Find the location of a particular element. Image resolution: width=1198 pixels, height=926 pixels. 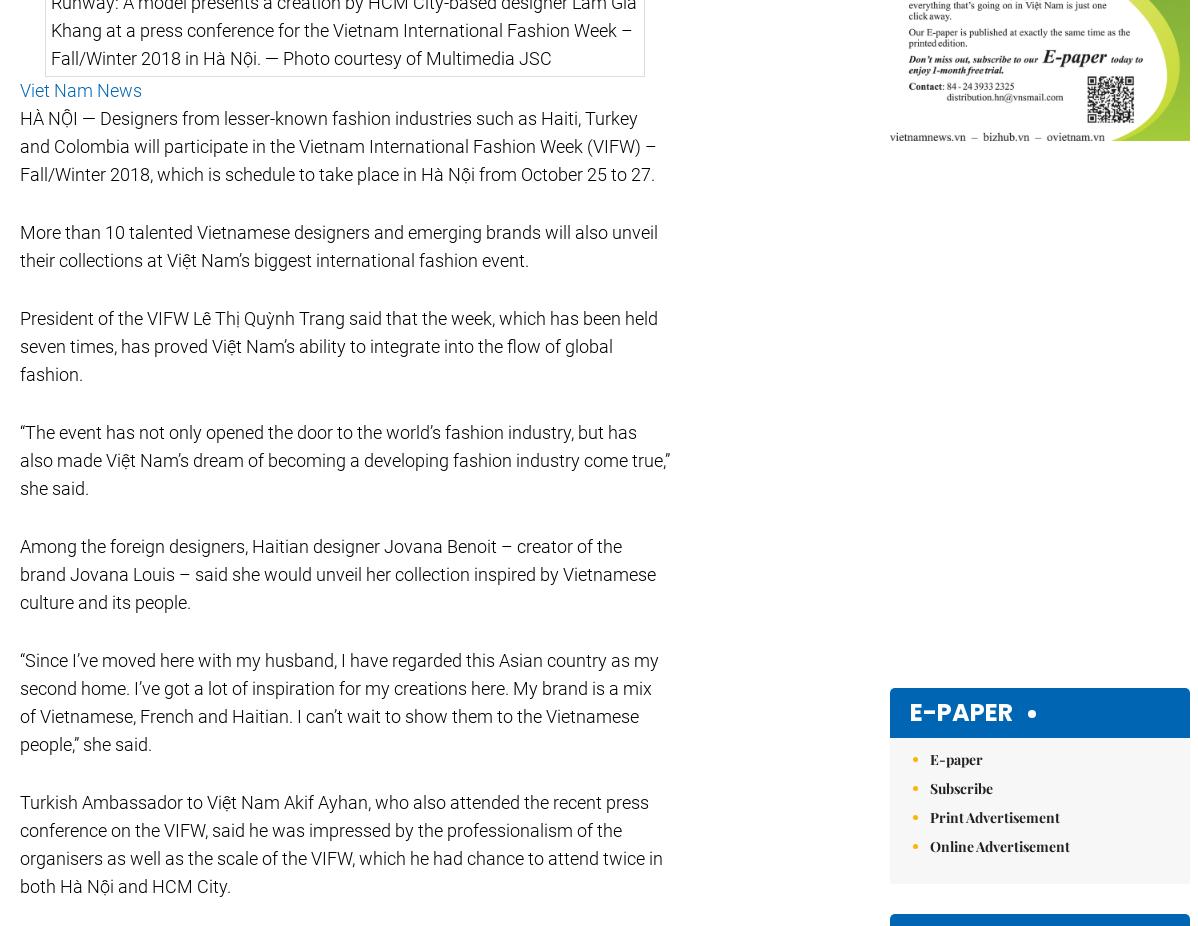

'Sports' is located at coordinates (632, 578).